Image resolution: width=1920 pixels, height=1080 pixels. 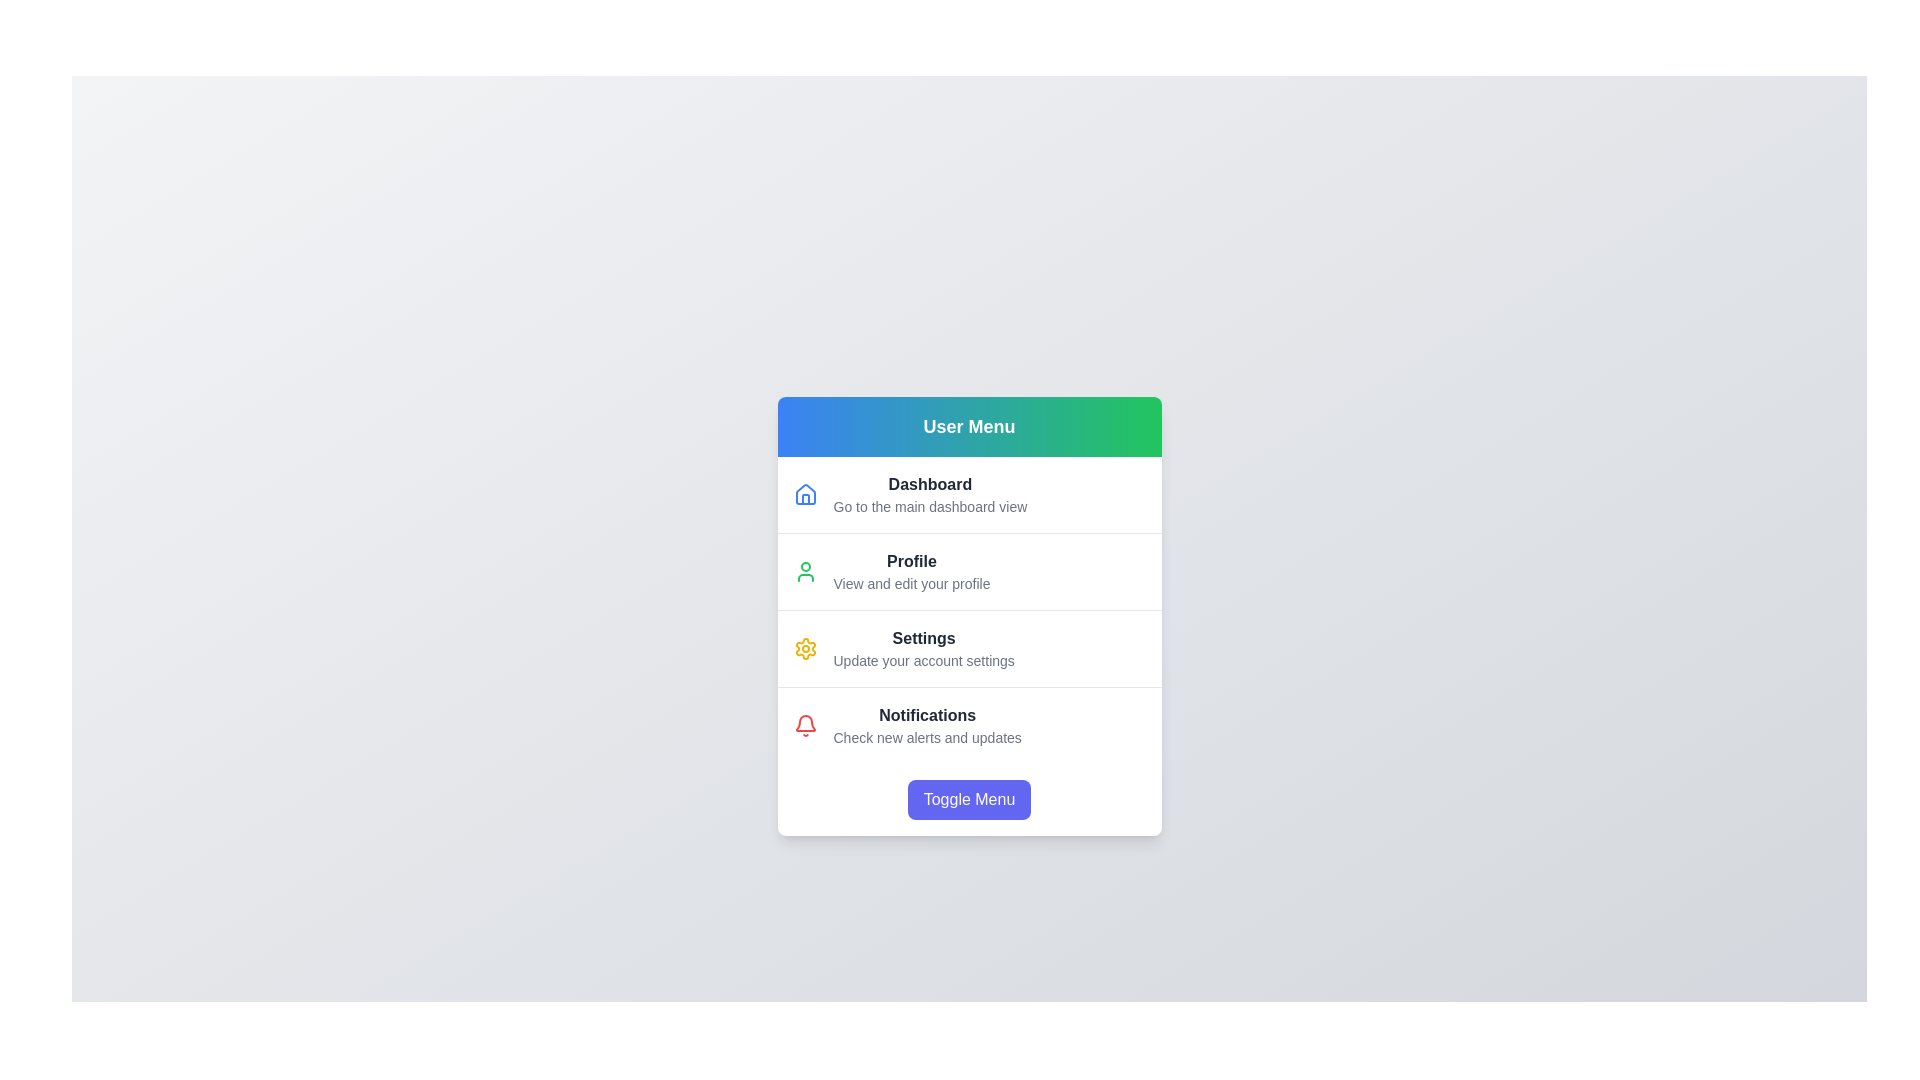 What do you see at coordinates (911, 561) in the screenshot?
I see `the 'Profile' menu item to view or edit the user profile` at bounding box center [911, 561].